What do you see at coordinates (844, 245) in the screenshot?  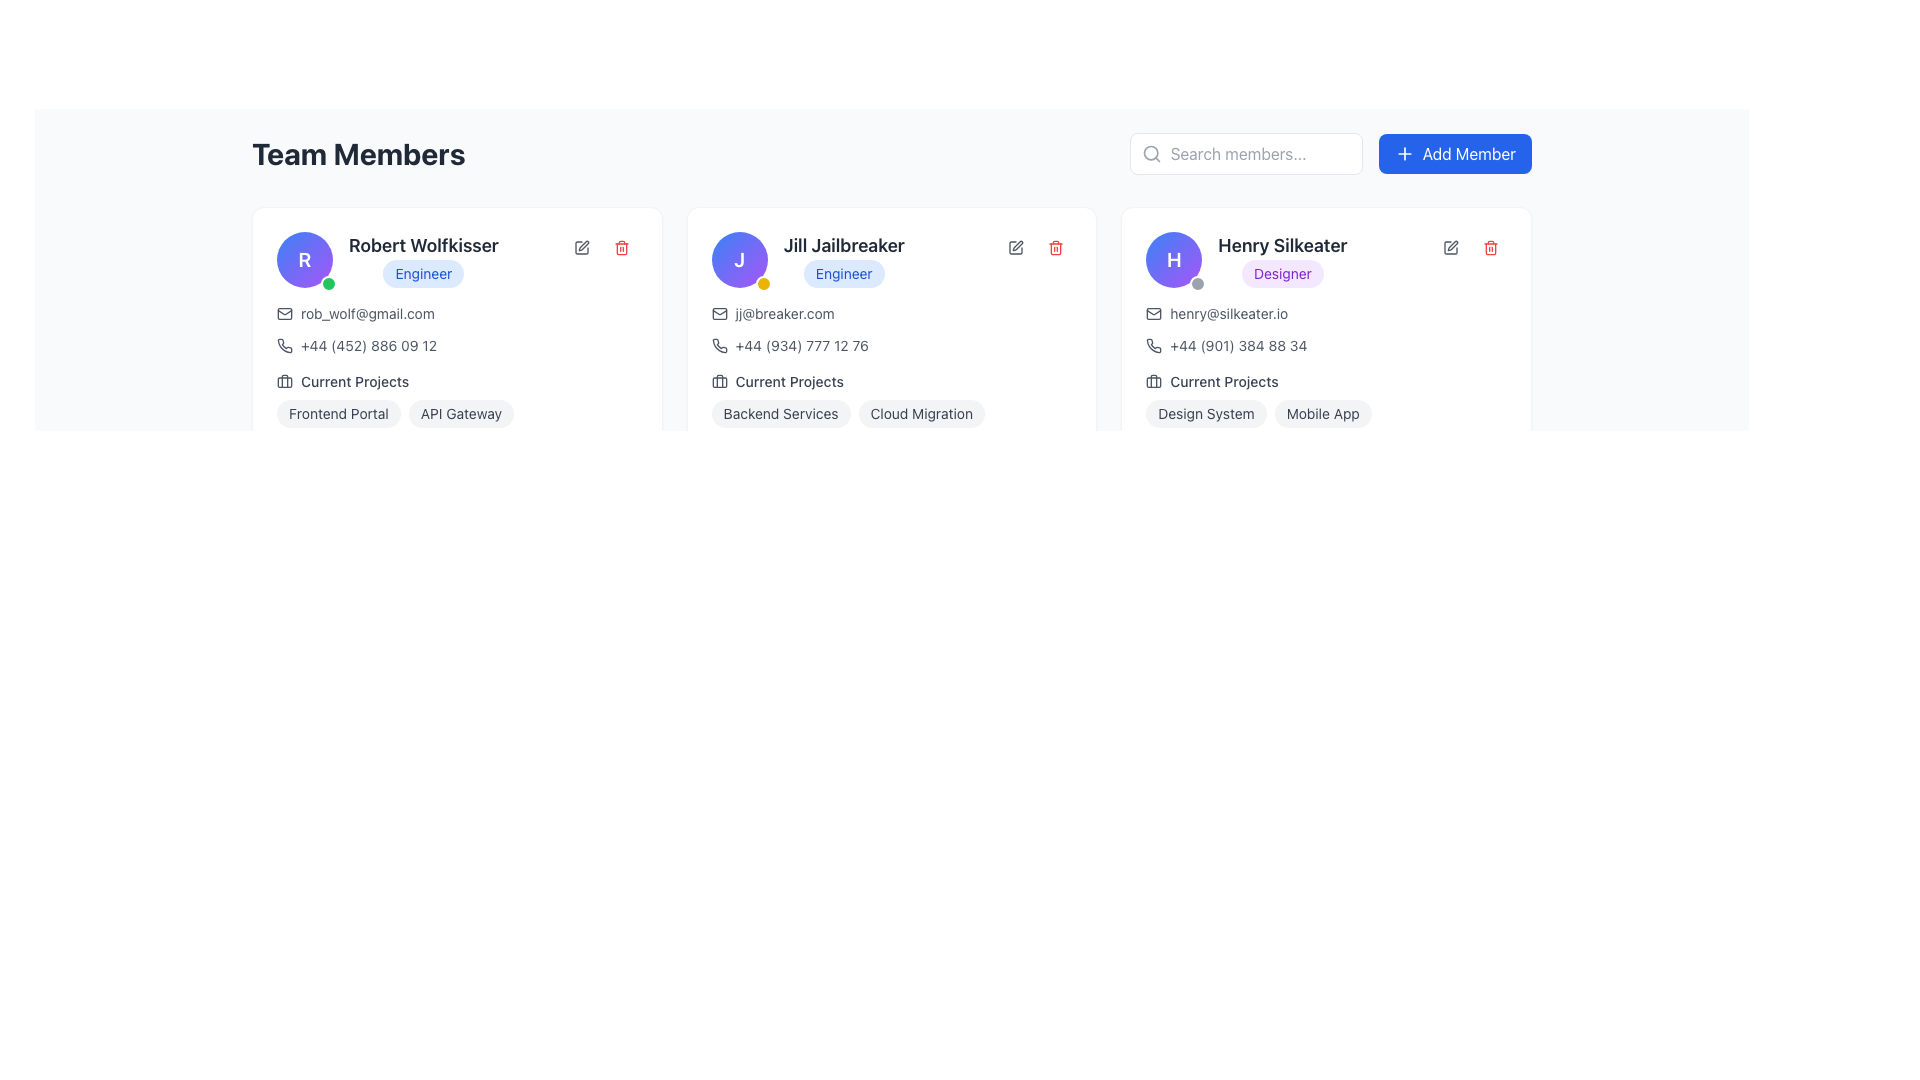 I see `the Text Label that displays the full name of the individual on the profile card, located at the top-center of the card, above the 'Engineer' label` at bounding box center [844, 245].